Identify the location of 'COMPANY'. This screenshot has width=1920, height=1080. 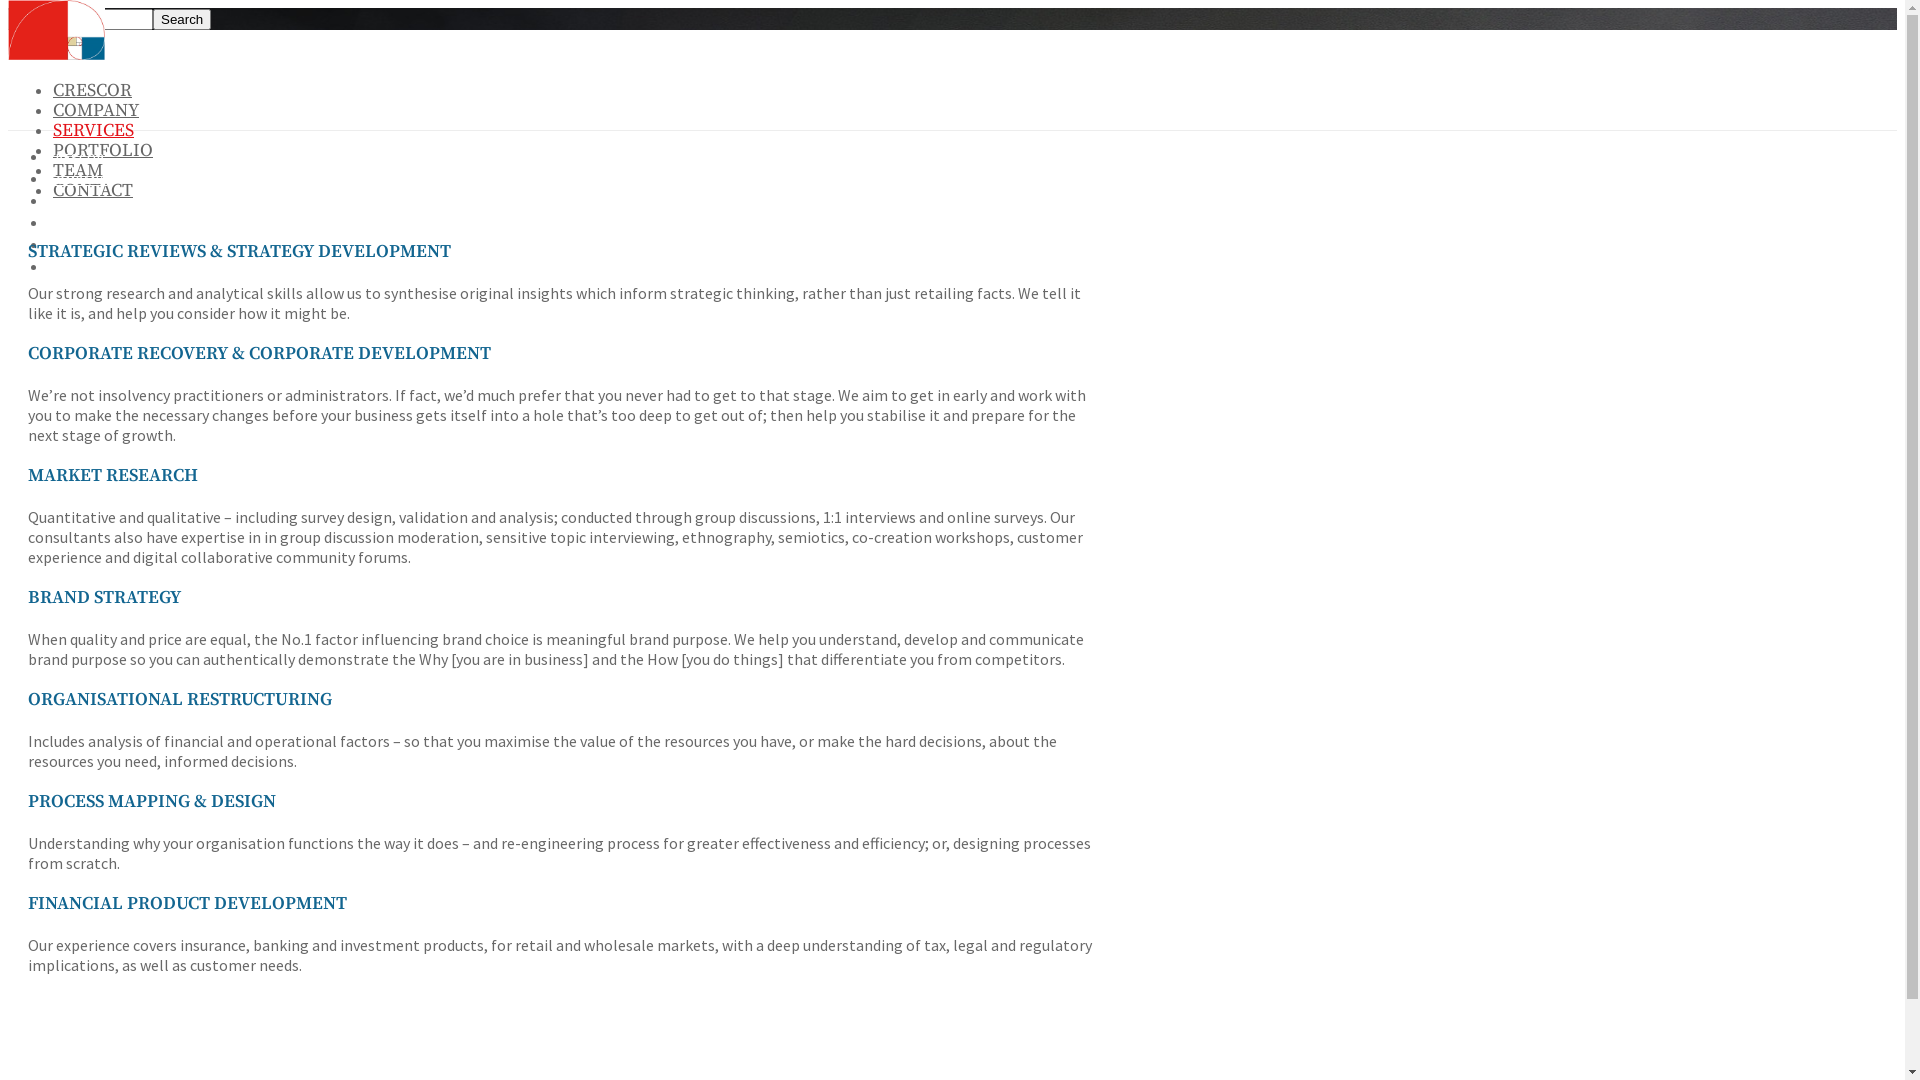
(95, 110).